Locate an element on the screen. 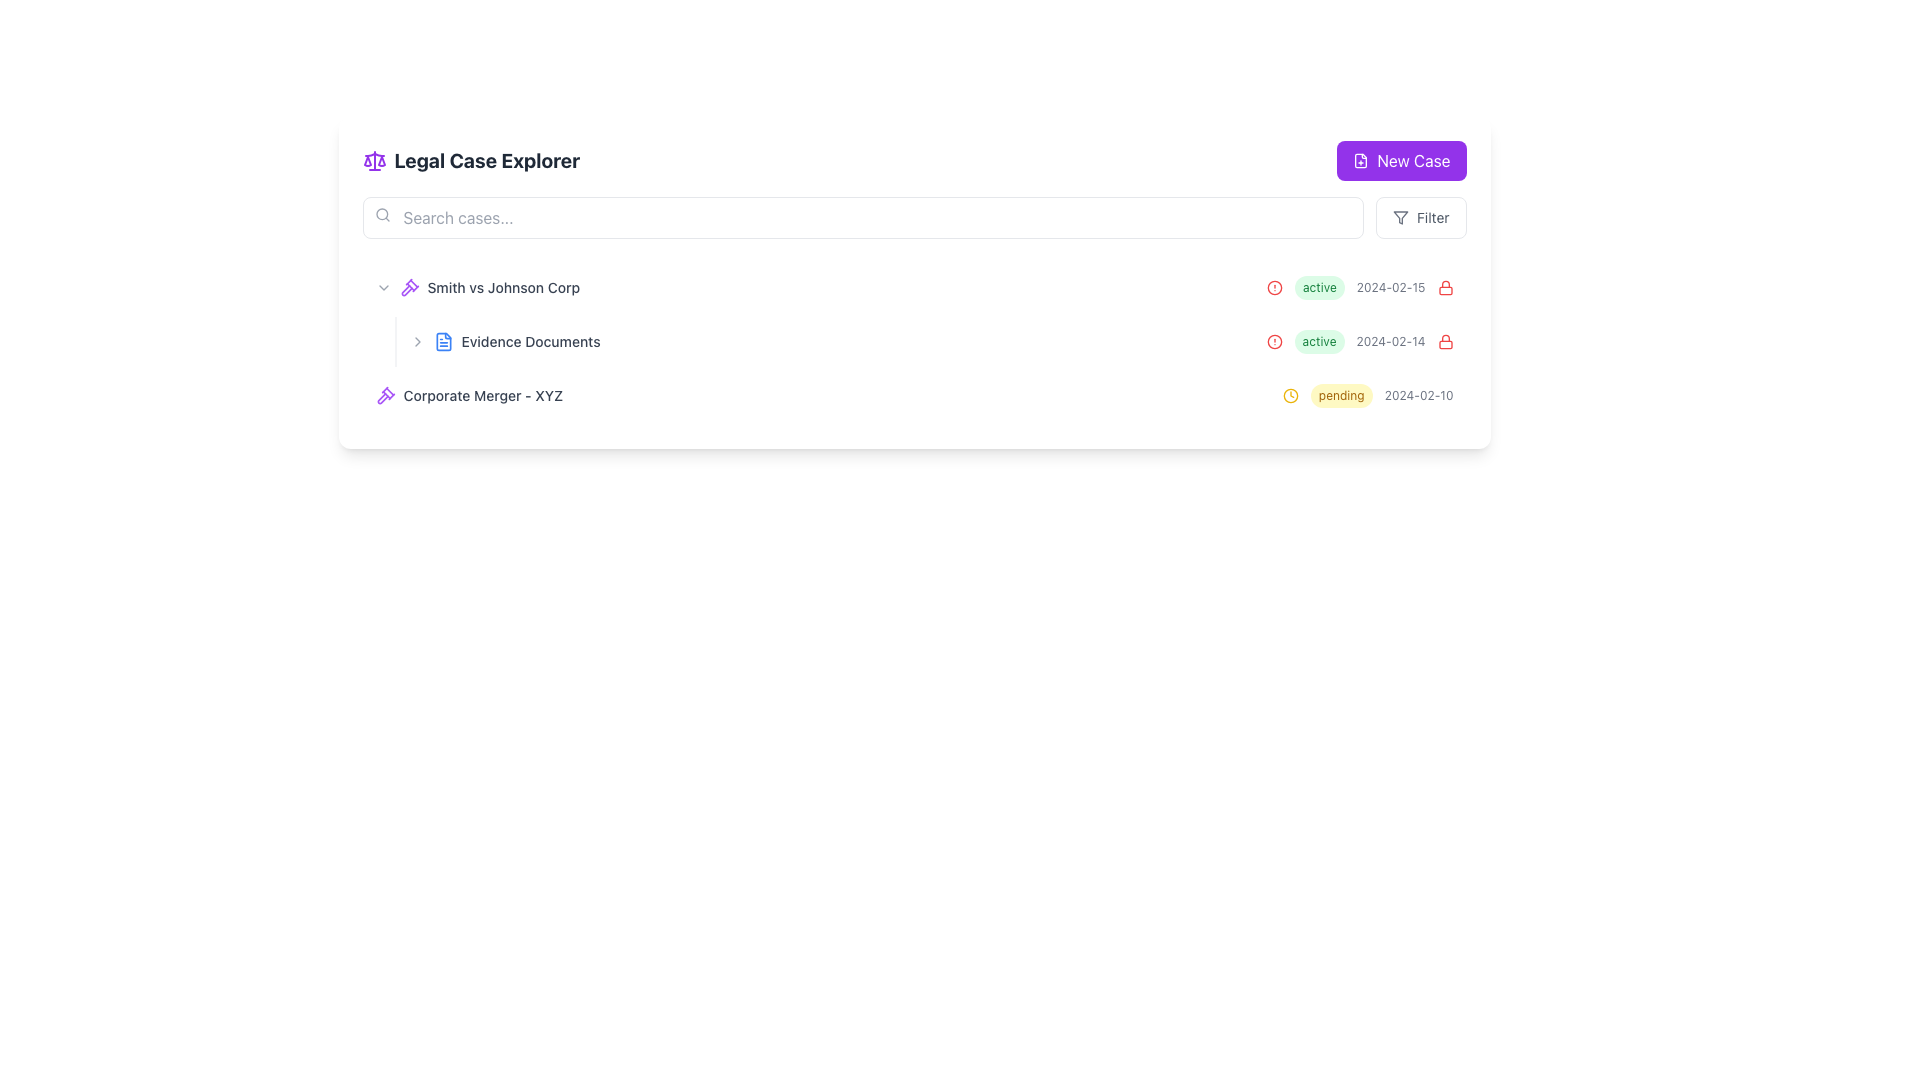 The width and height of the screenshot is (1920, 1080). the second alert icon in the vertical list of cases, located next to the 'active' status label and date information is located at coordinates (1273, 341).